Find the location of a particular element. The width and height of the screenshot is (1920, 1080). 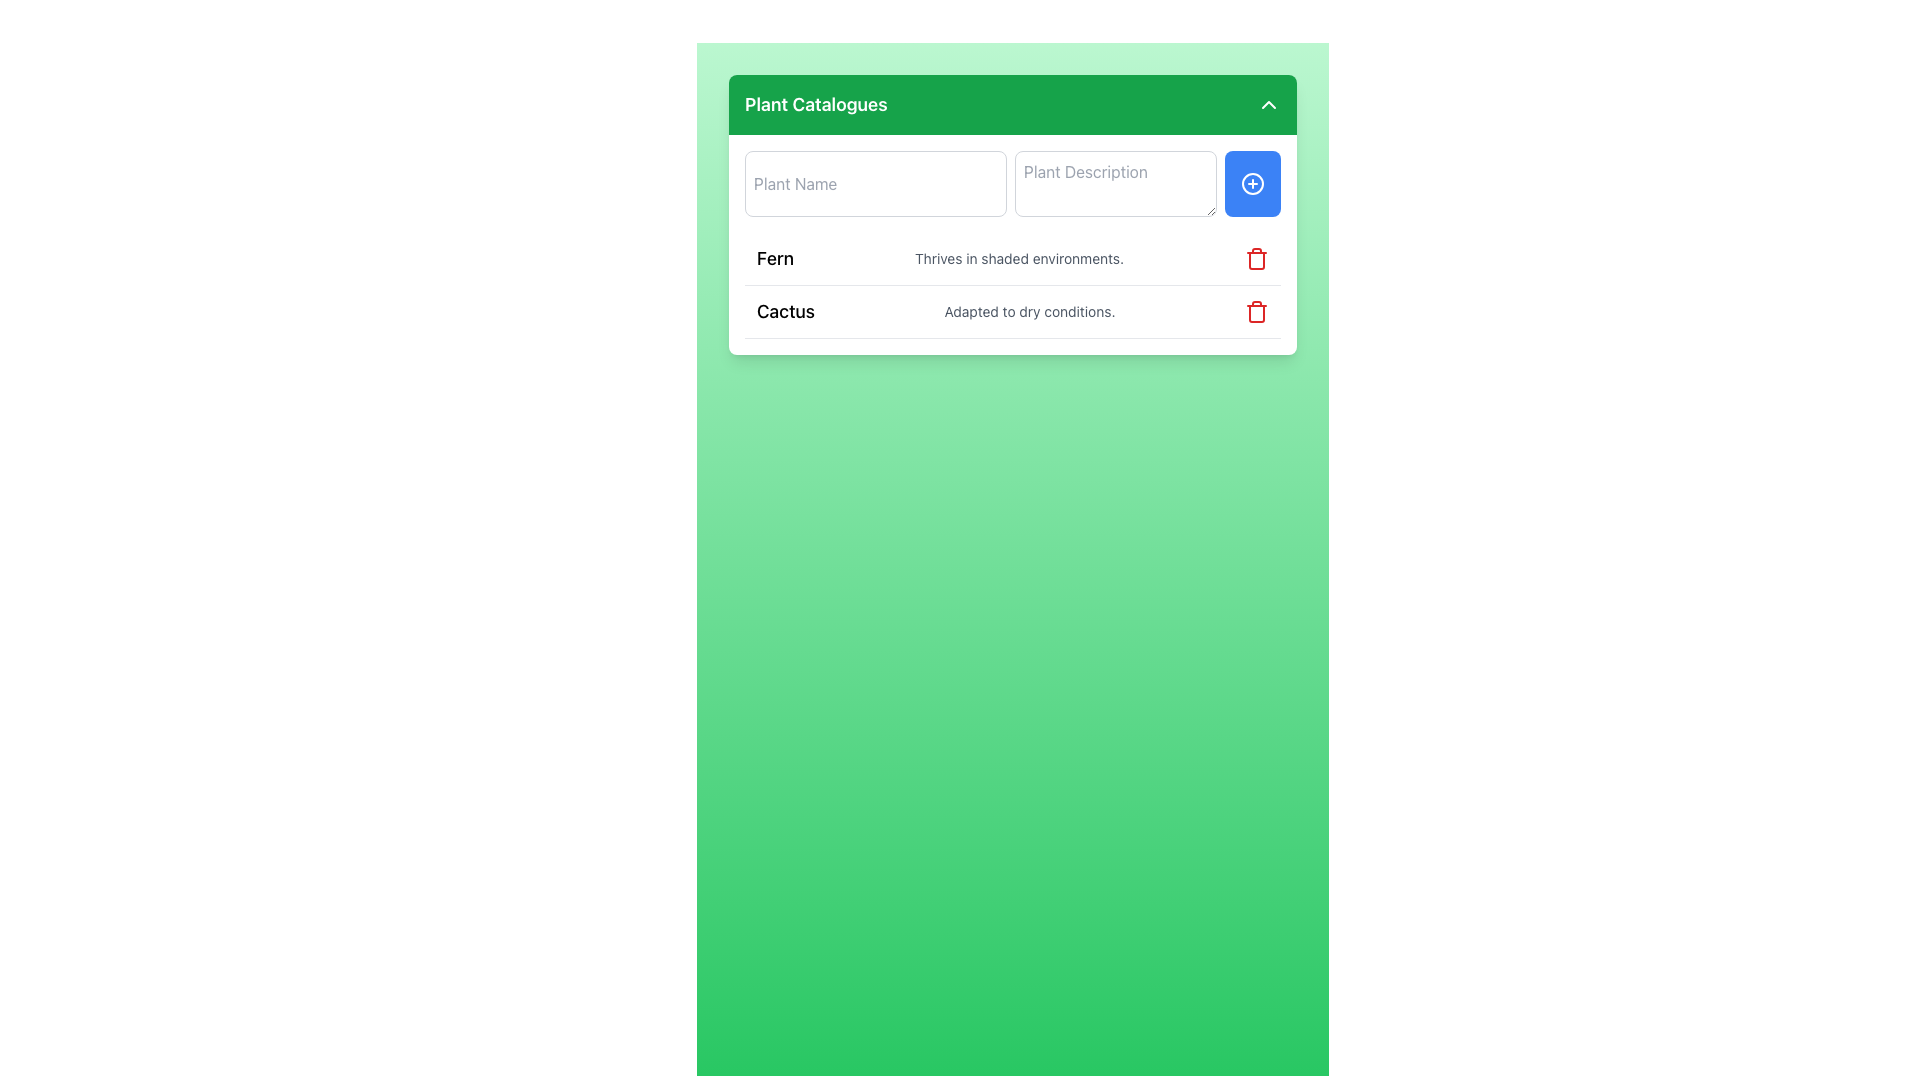

the static header text label for 'Plant Catalogues', located in the top-left portion of the green header section is located at coordinates (816, 104).